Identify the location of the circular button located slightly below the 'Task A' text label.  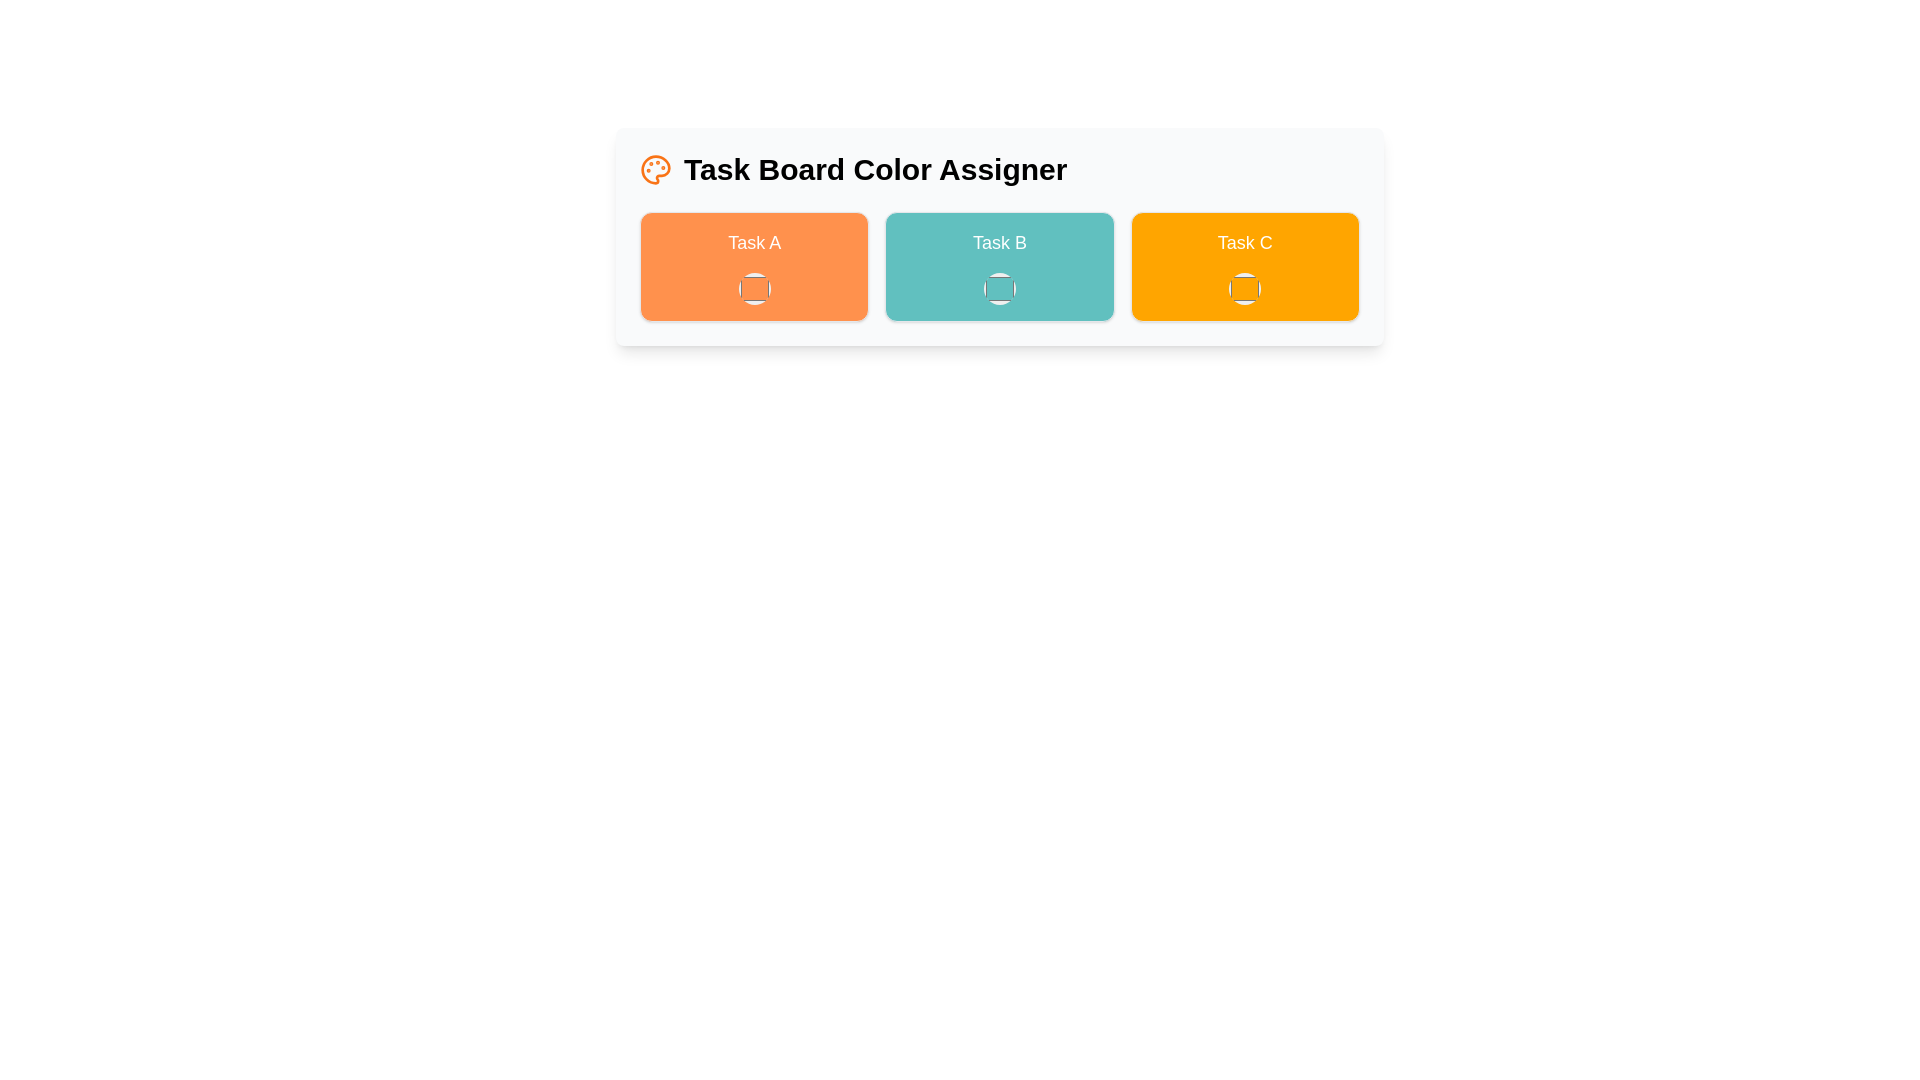
(753, 289).